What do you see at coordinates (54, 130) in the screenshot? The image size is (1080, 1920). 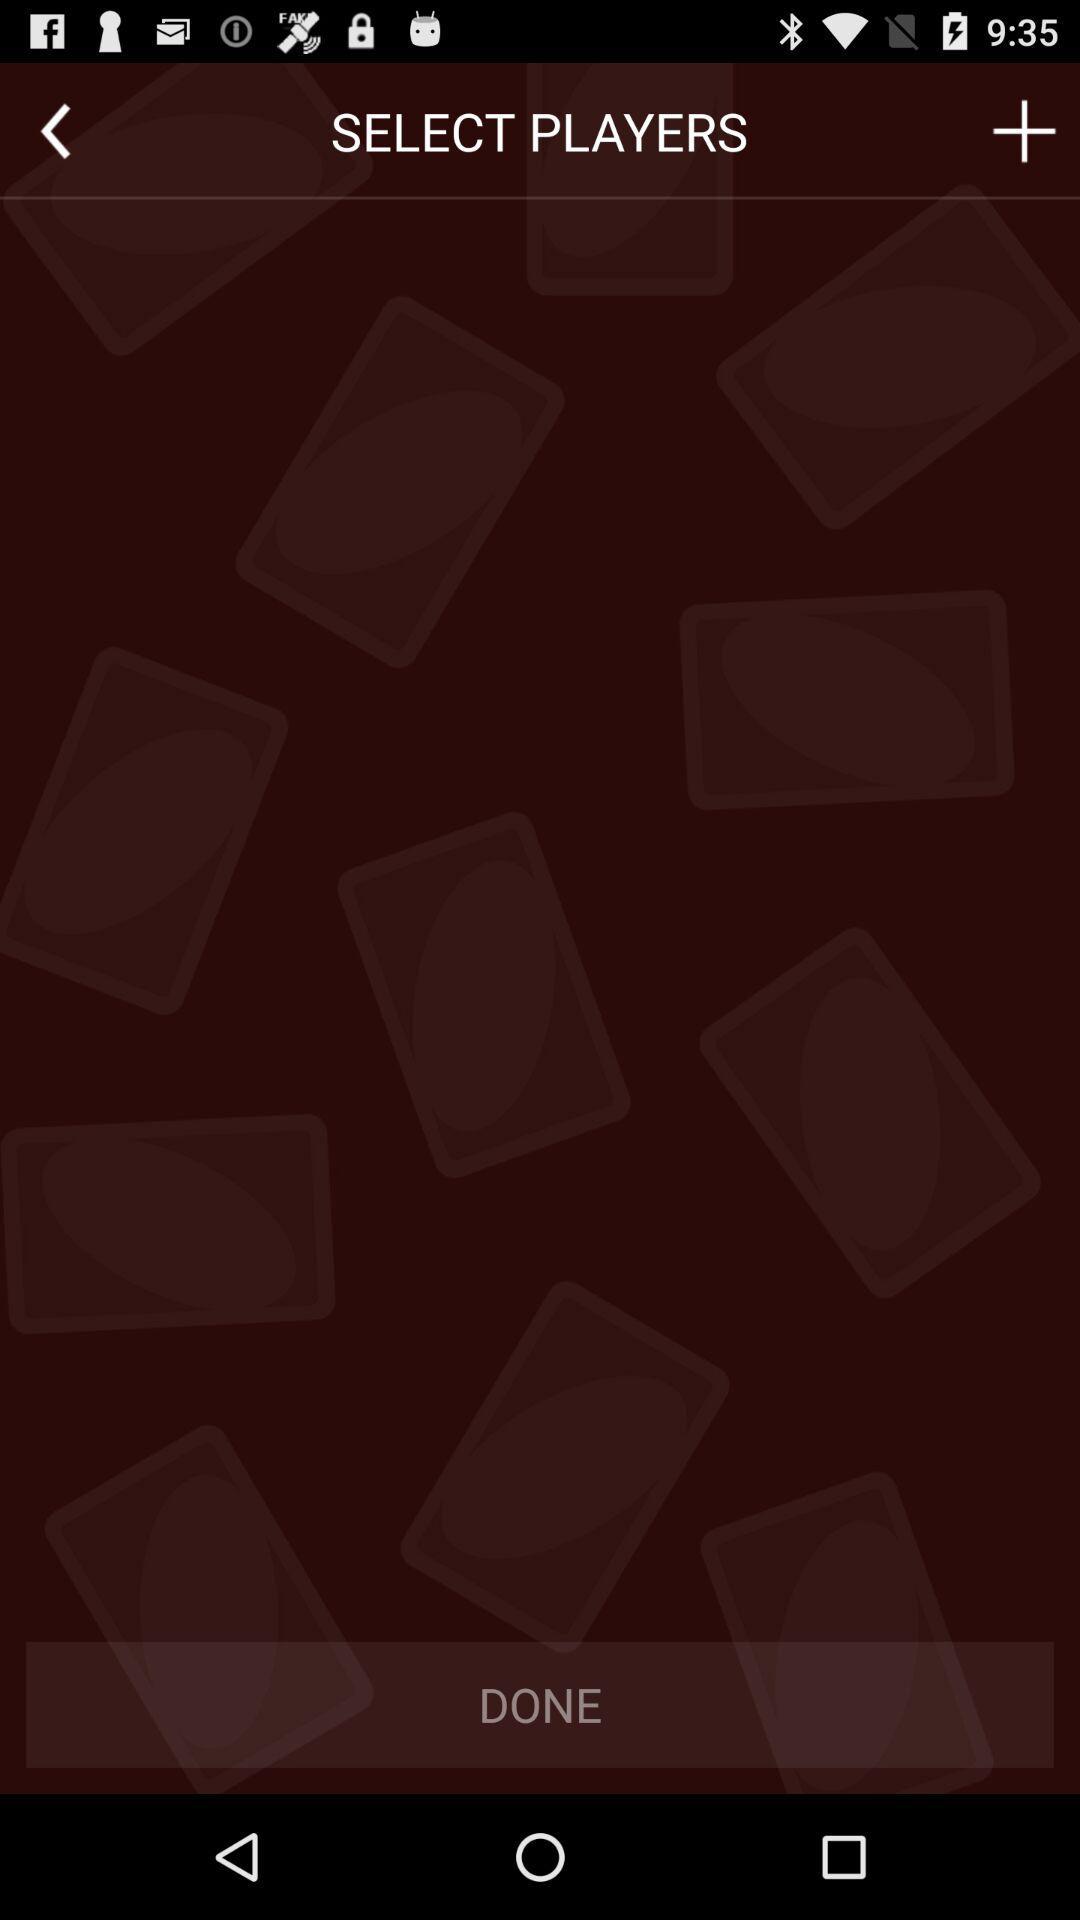 I see `previous` at bounding box center [54, 130].